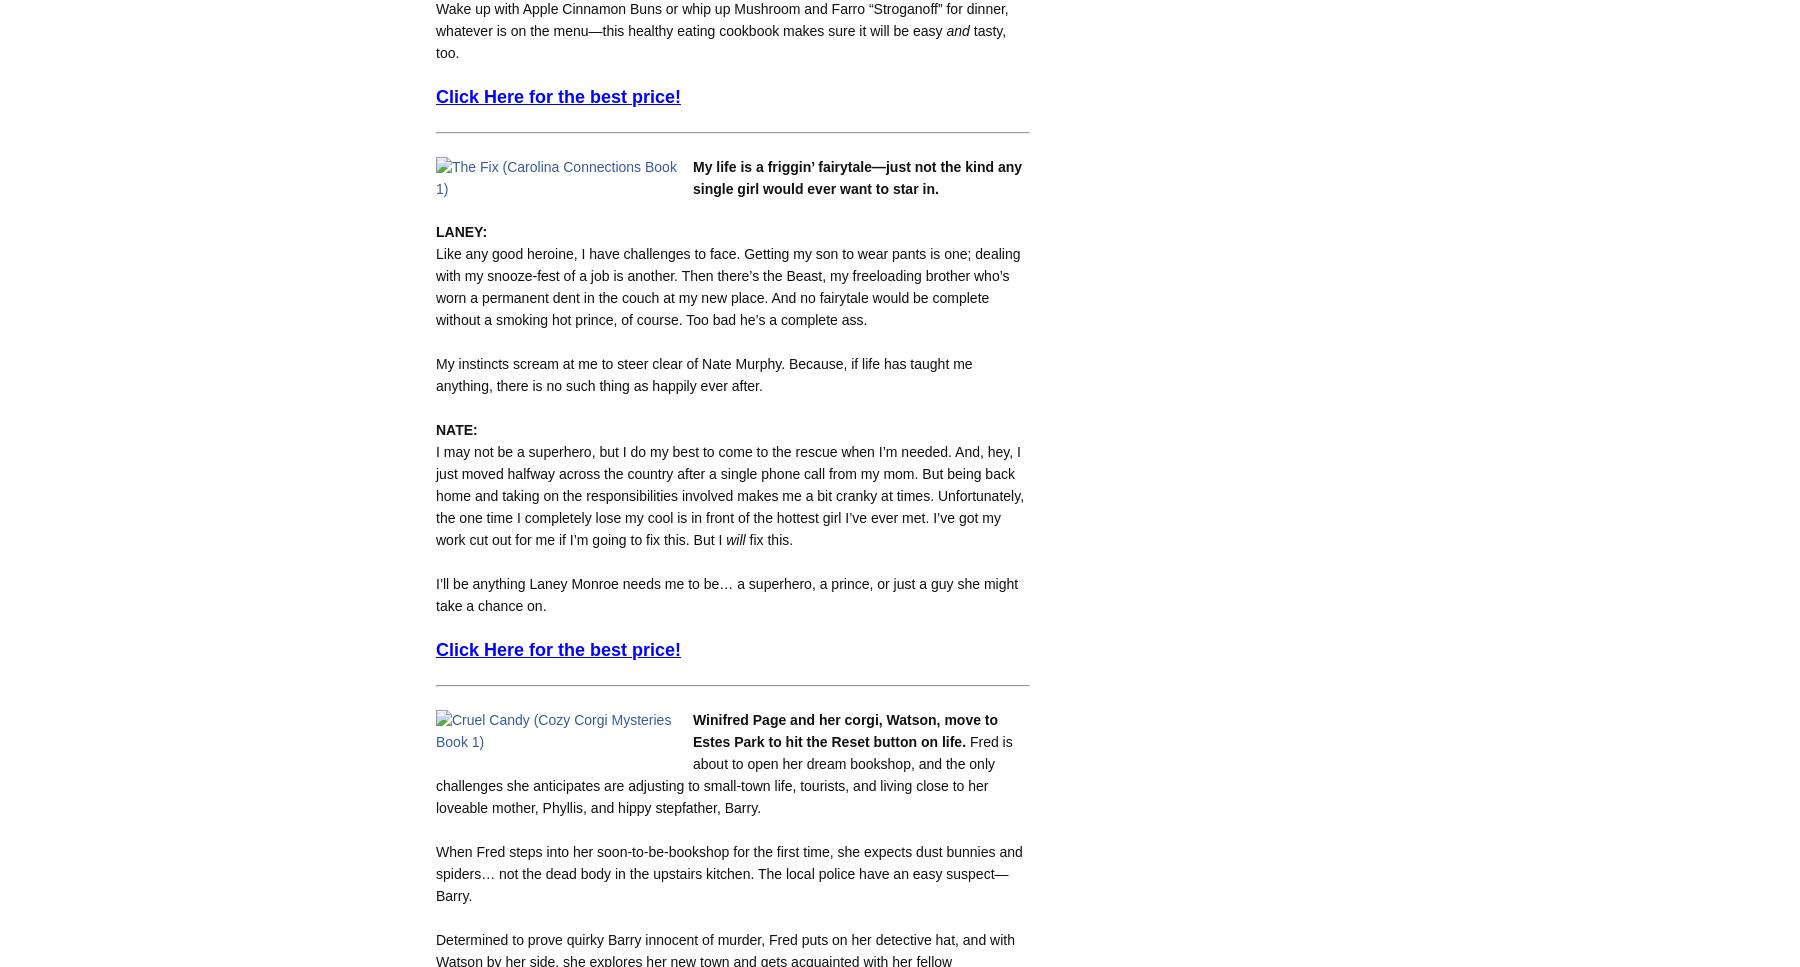 The image size is (1800, 967). What do you see at coordinates (460, 231) in the screenshot?
I see `'LANEY:'` at bounding box center [460, 231].